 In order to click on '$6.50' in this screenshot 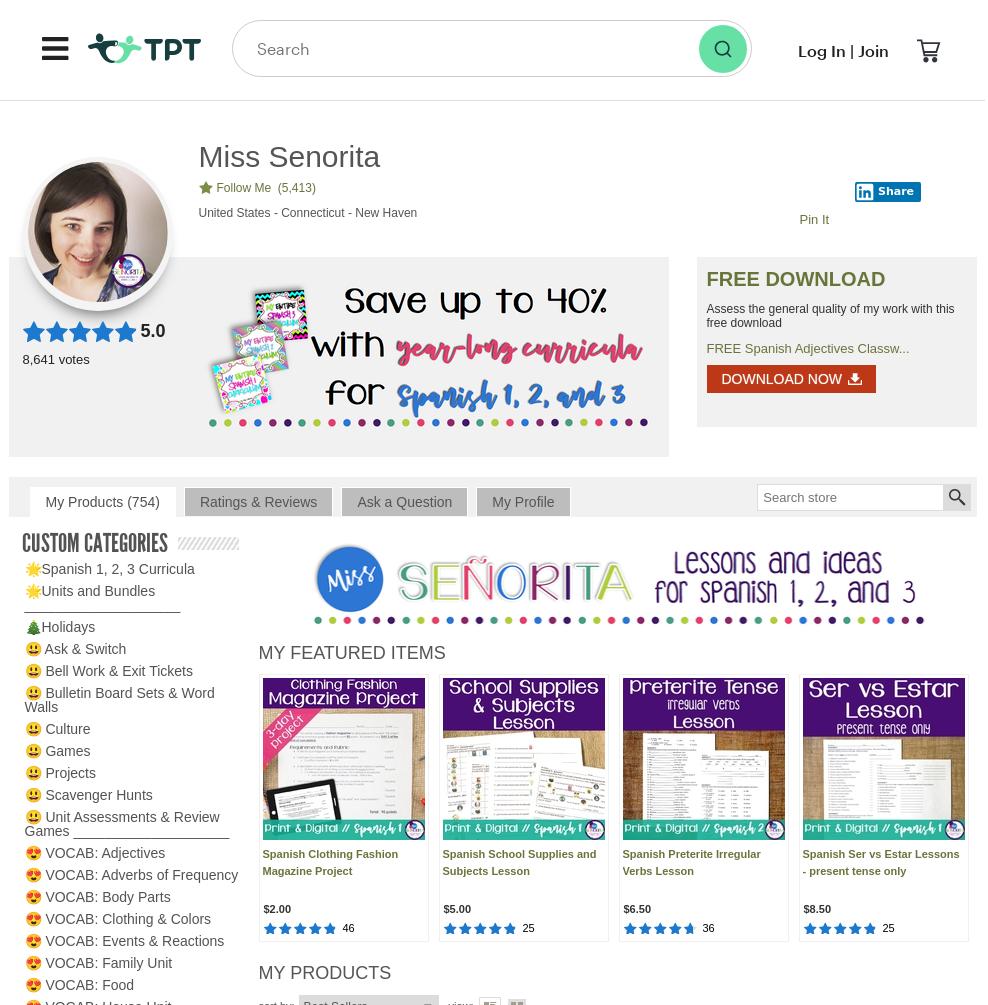, I will do `click(635, 908)`.